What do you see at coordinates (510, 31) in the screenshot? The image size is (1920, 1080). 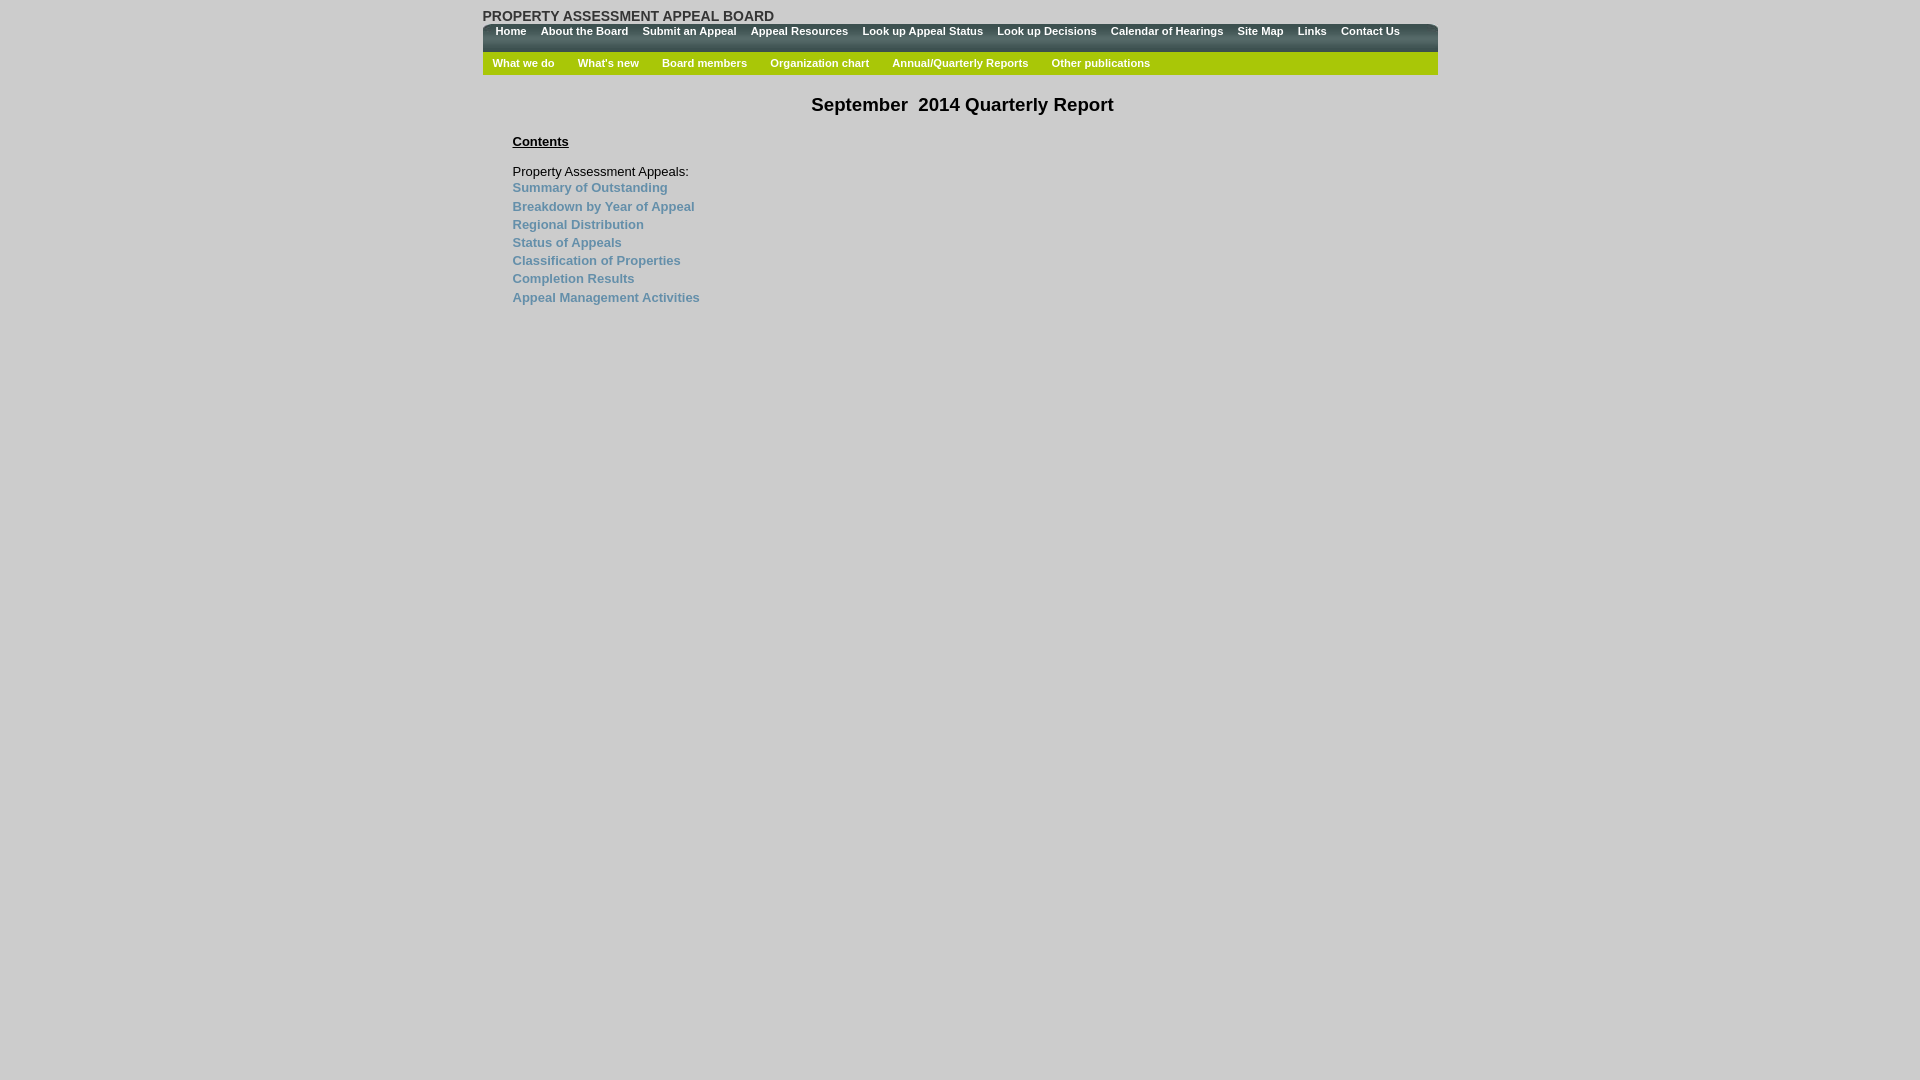 I see `'Home'` at bounding box center [510, 31].